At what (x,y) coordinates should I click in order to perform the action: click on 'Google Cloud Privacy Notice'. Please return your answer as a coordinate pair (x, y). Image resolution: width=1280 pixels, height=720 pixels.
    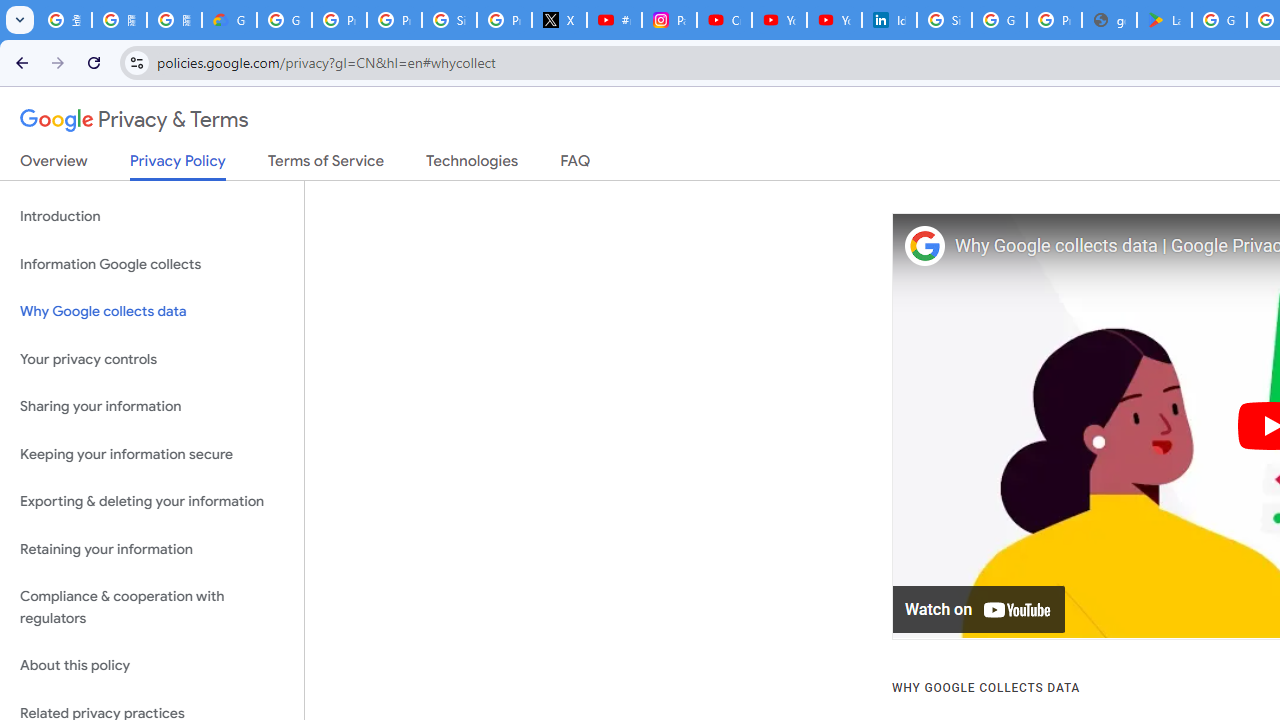
    Looking at the image, I should click on (229, 20).